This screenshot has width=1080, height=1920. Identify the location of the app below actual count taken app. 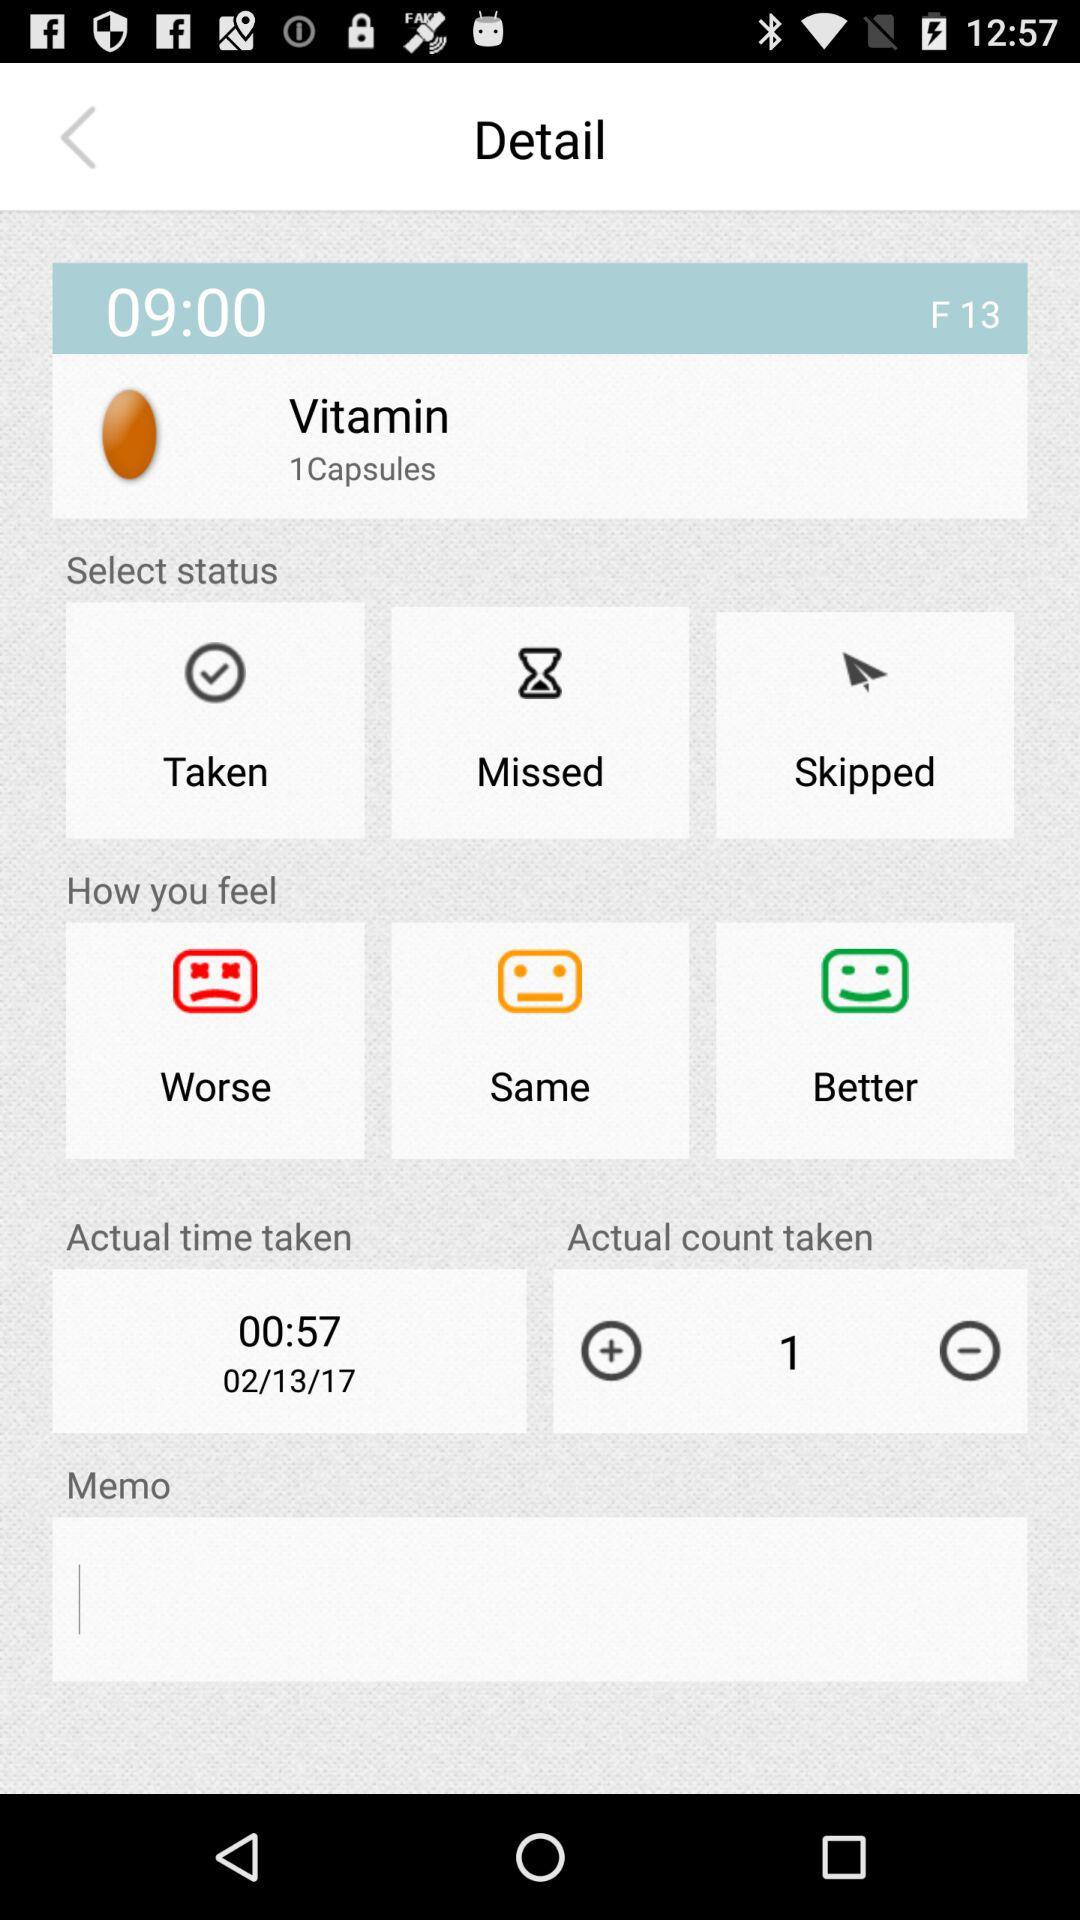
(610, 1350).